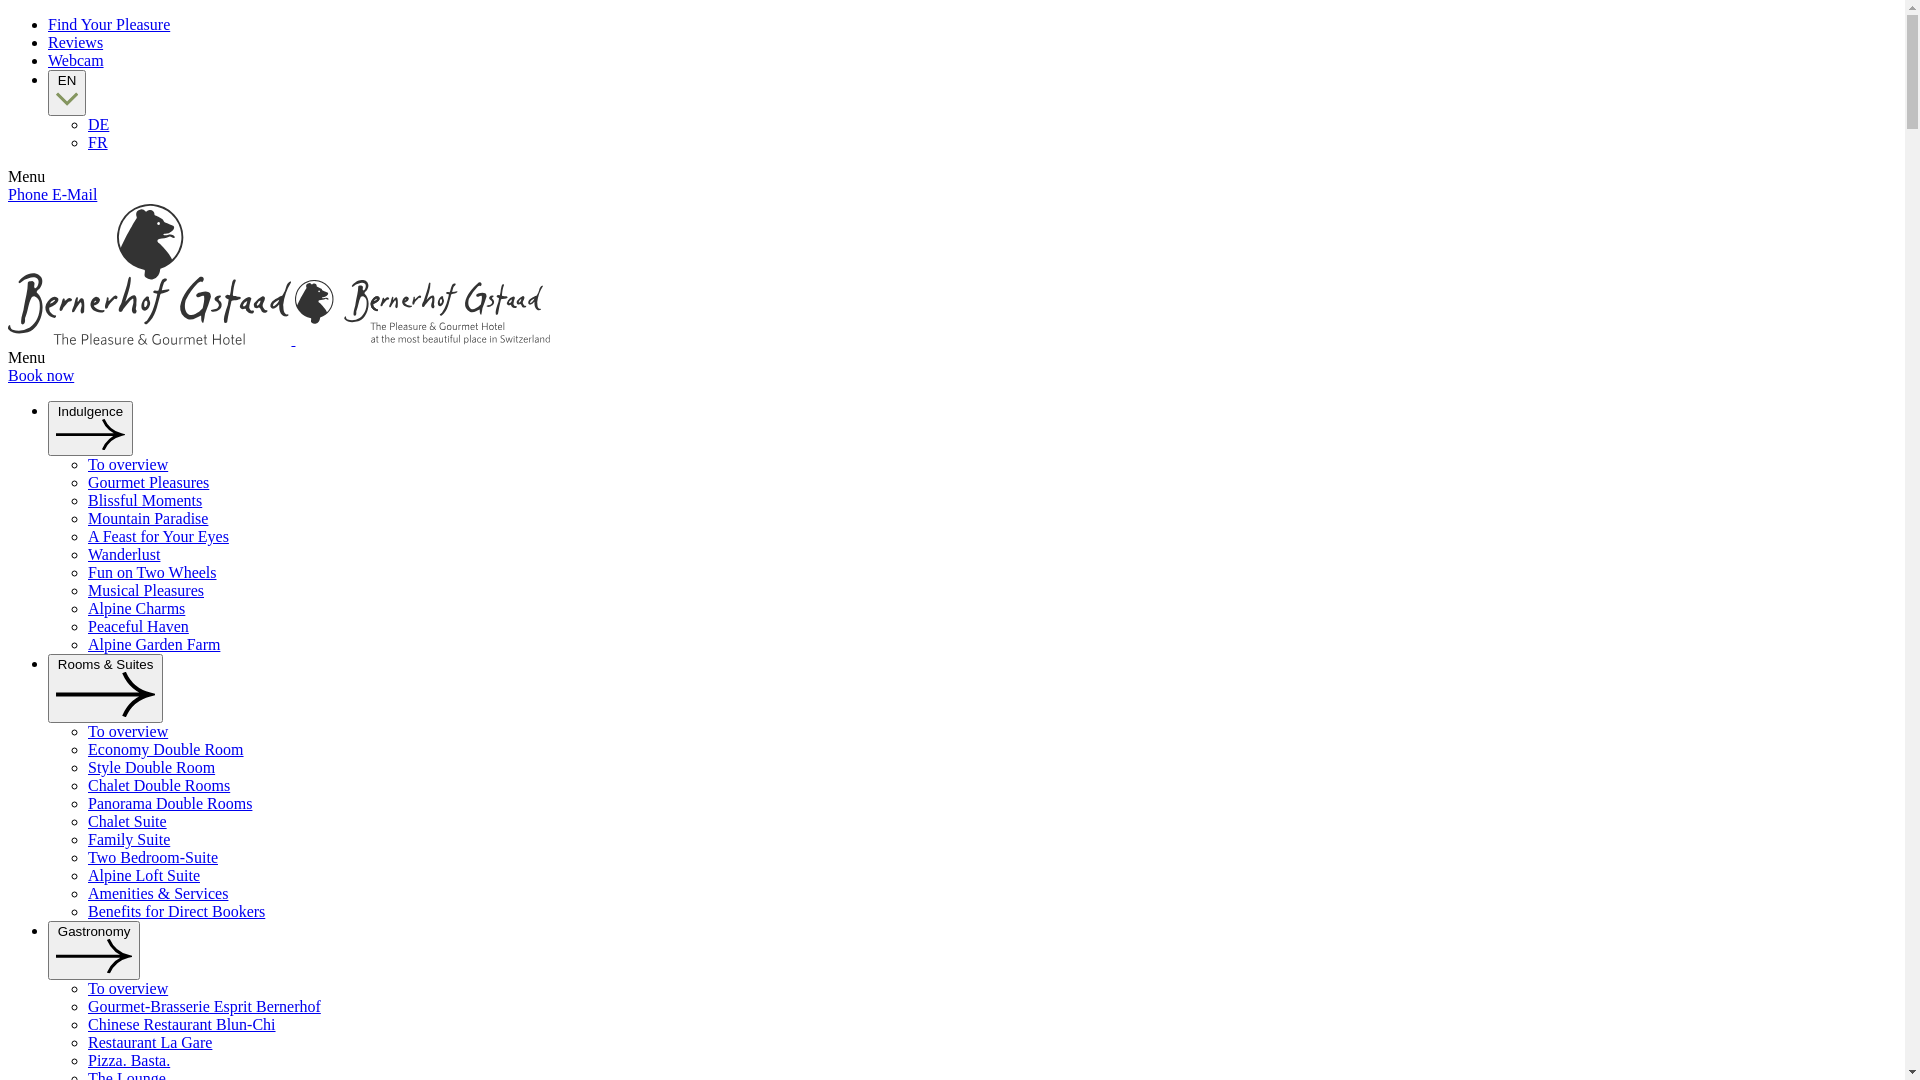 The image size is (1920, 1080). What do you see at coordinates (157, 784) in the screenshot?
I see `'Chalet Double Rooms'` at bounding box center [157, 784].